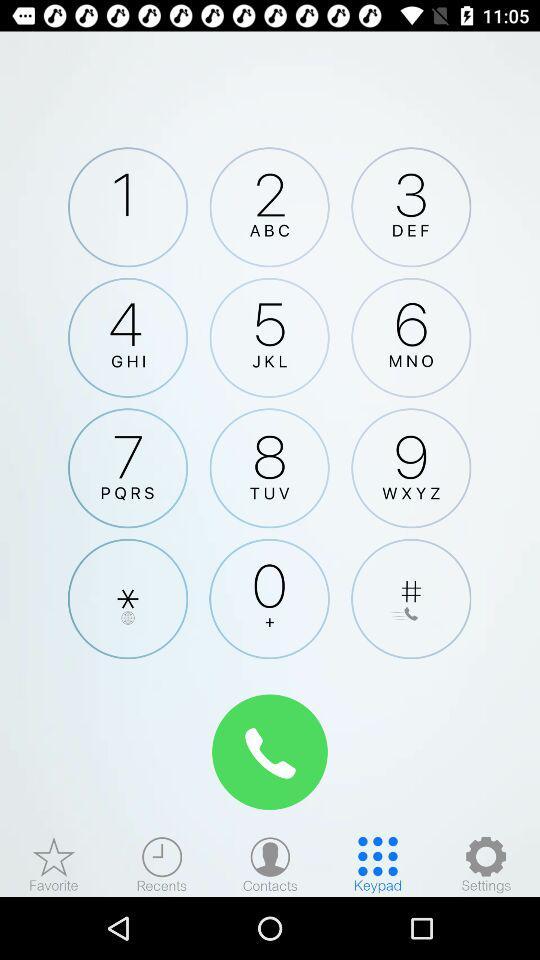  I want to click on click 8 number, so click(269, 468).